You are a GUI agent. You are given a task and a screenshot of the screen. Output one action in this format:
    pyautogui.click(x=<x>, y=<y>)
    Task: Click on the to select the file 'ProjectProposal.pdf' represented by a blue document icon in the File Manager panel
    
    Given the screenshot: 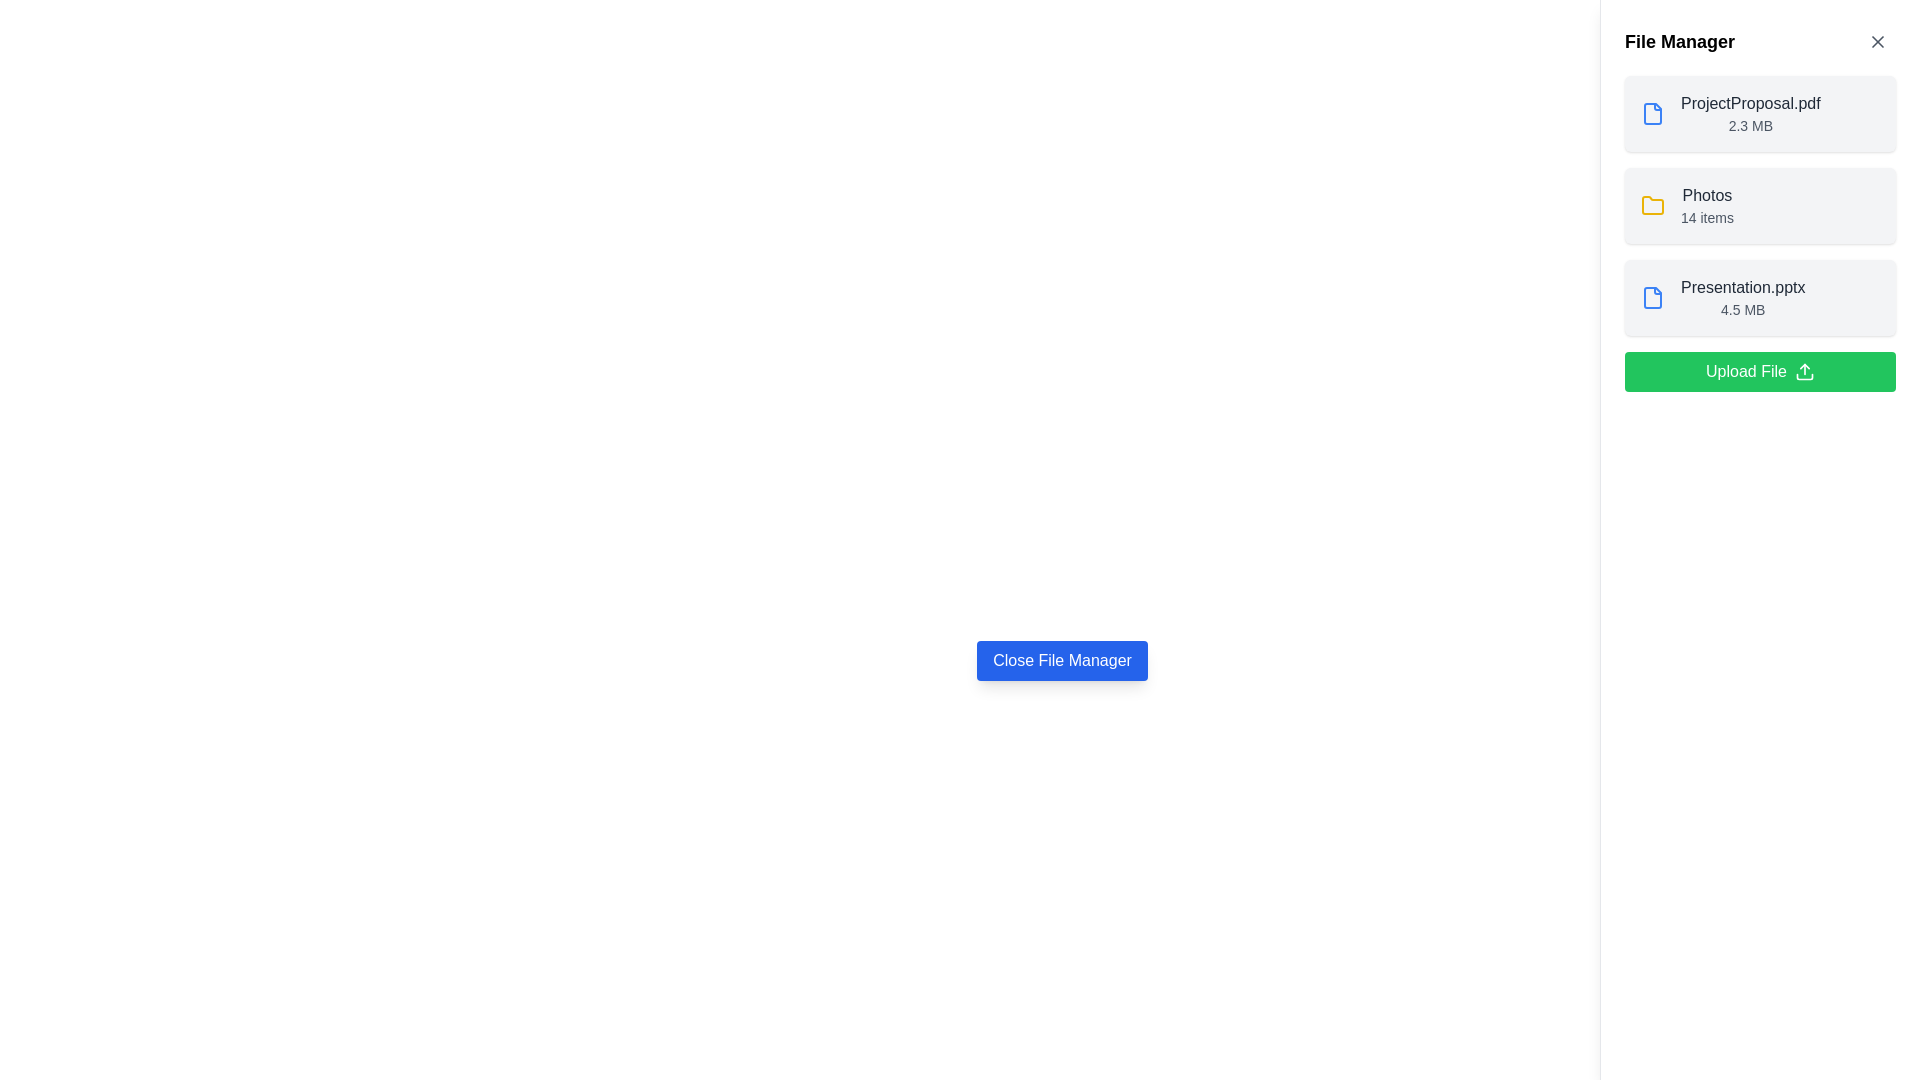 What is the action you would take?
    pyautogui.click(x=1729, y=114)
    